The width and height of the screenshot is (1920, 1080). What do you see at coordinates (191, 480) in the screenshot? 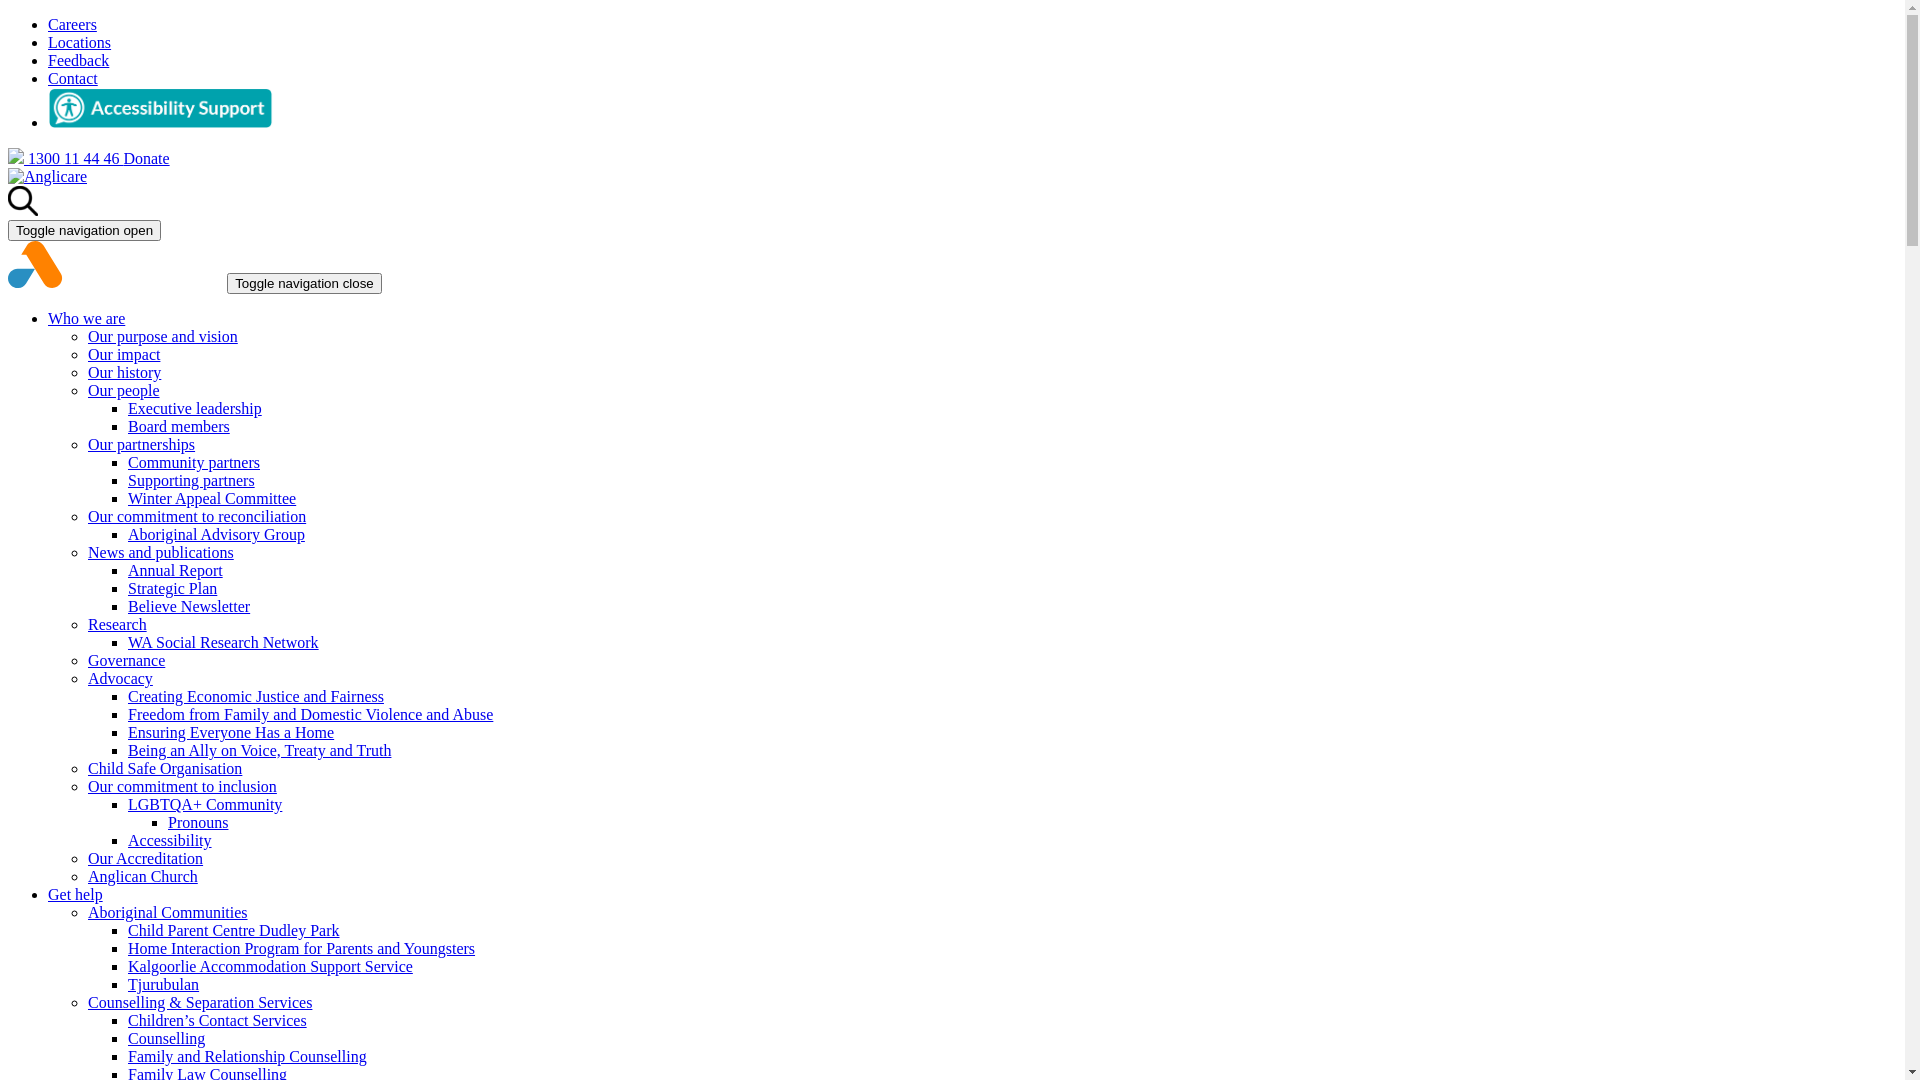
I see `'Supporting partners'` at bounding box center [191, 480].